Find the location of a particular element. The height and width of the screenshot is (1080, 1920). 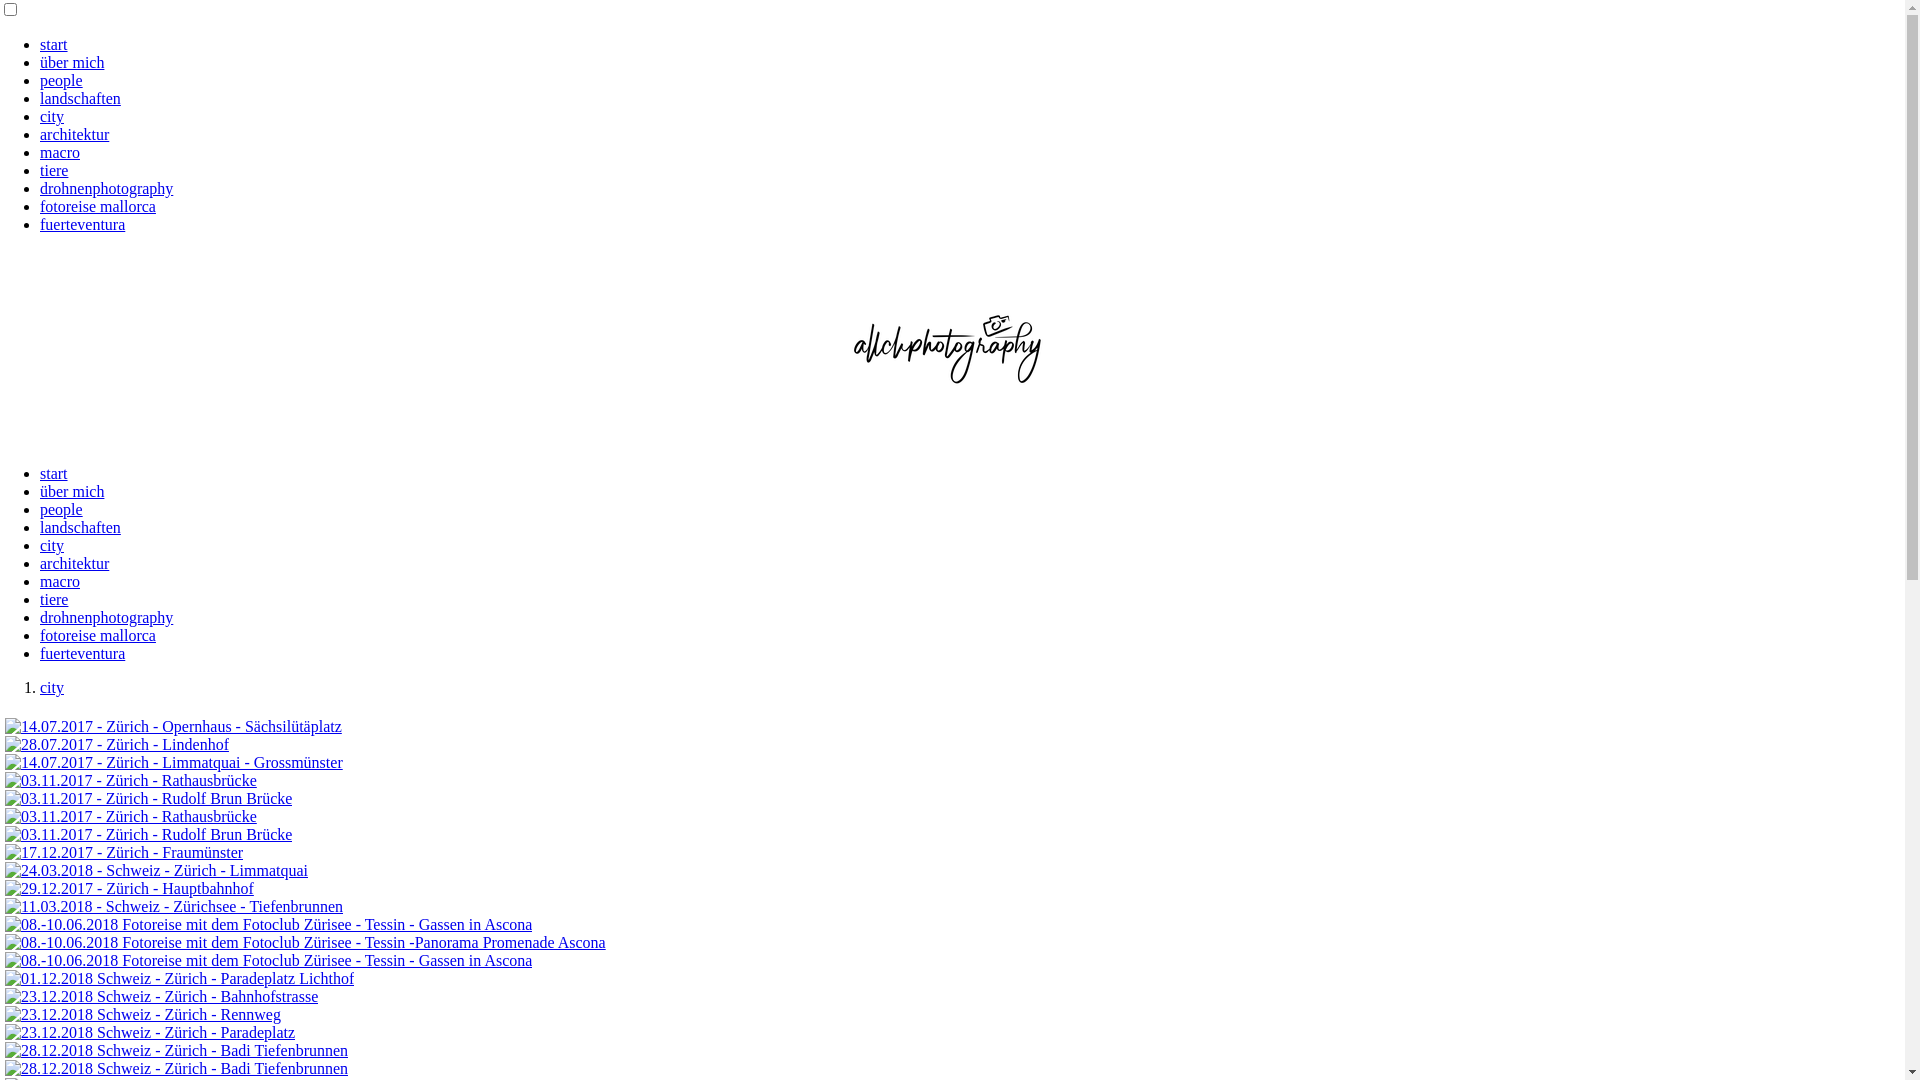

'city' is located at coordinates (39, 686).